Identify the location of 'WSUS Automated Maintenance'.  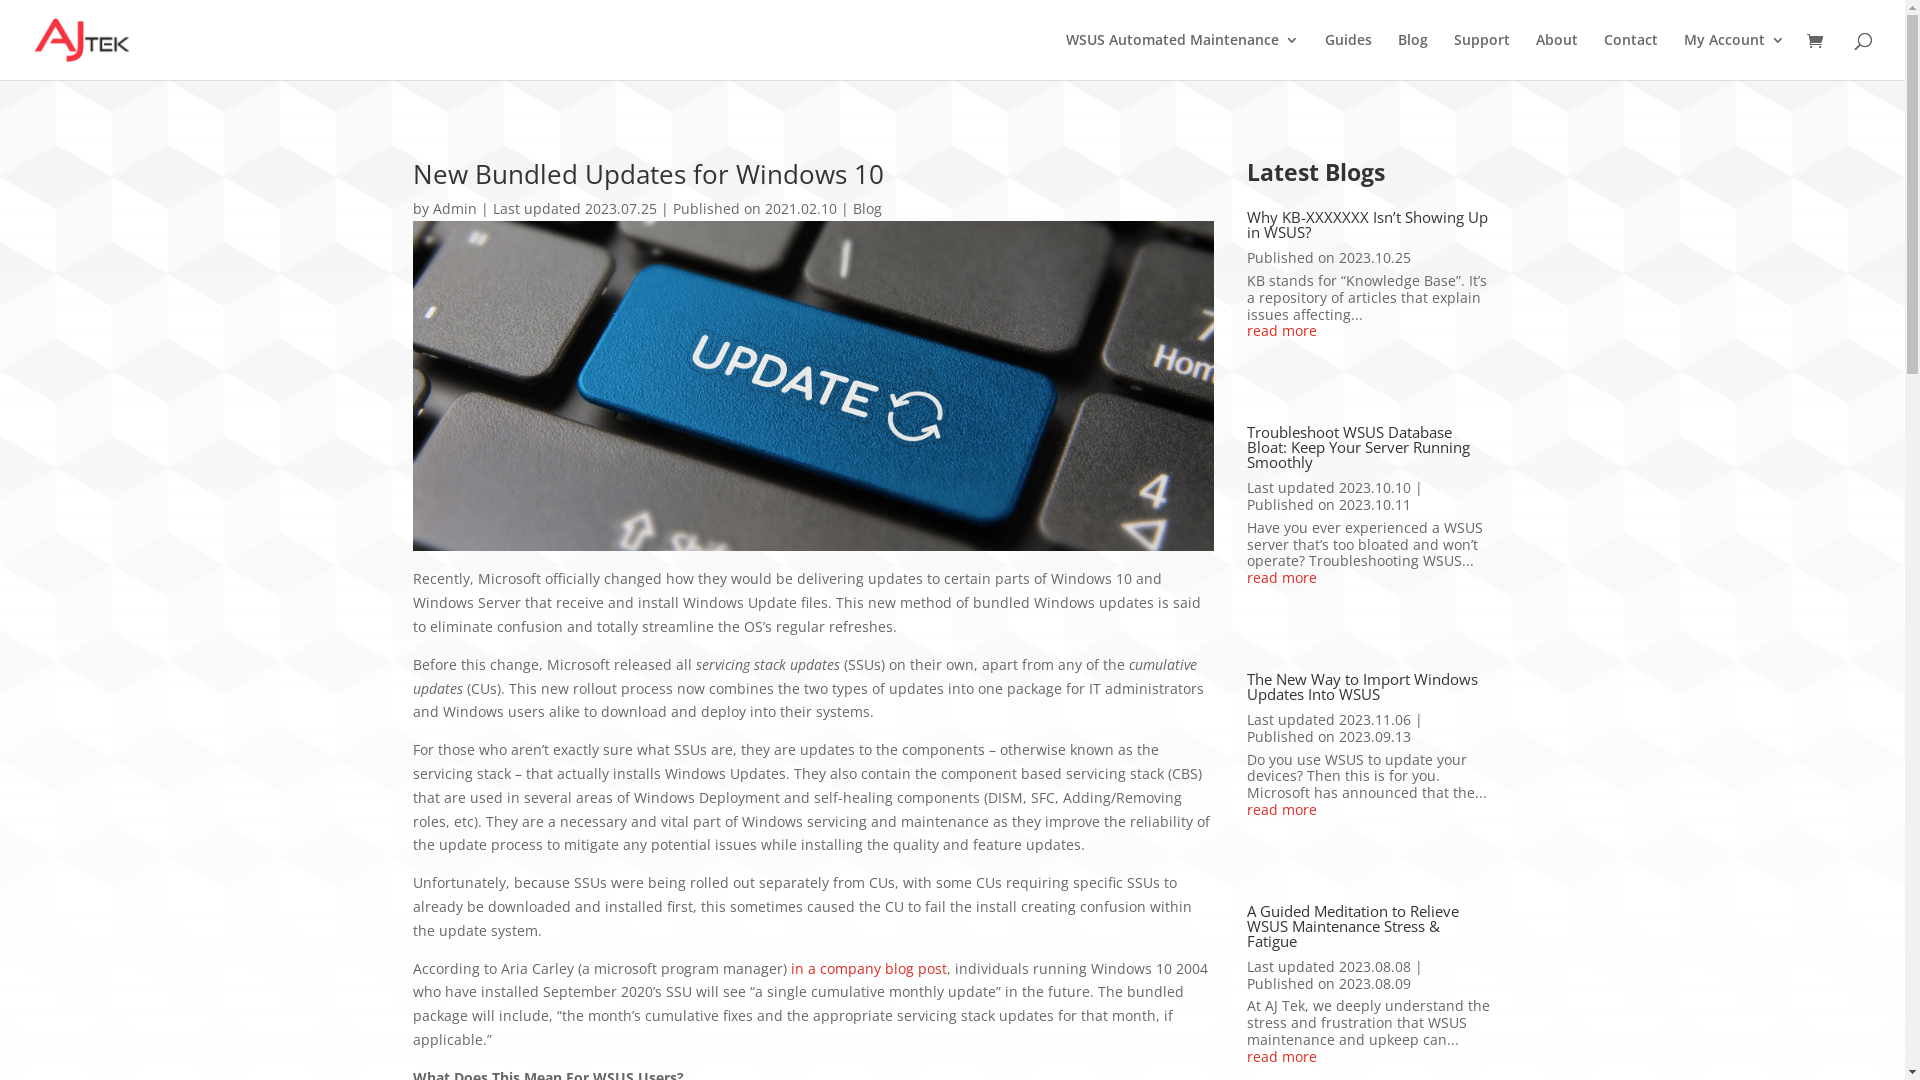
(1182, 55).